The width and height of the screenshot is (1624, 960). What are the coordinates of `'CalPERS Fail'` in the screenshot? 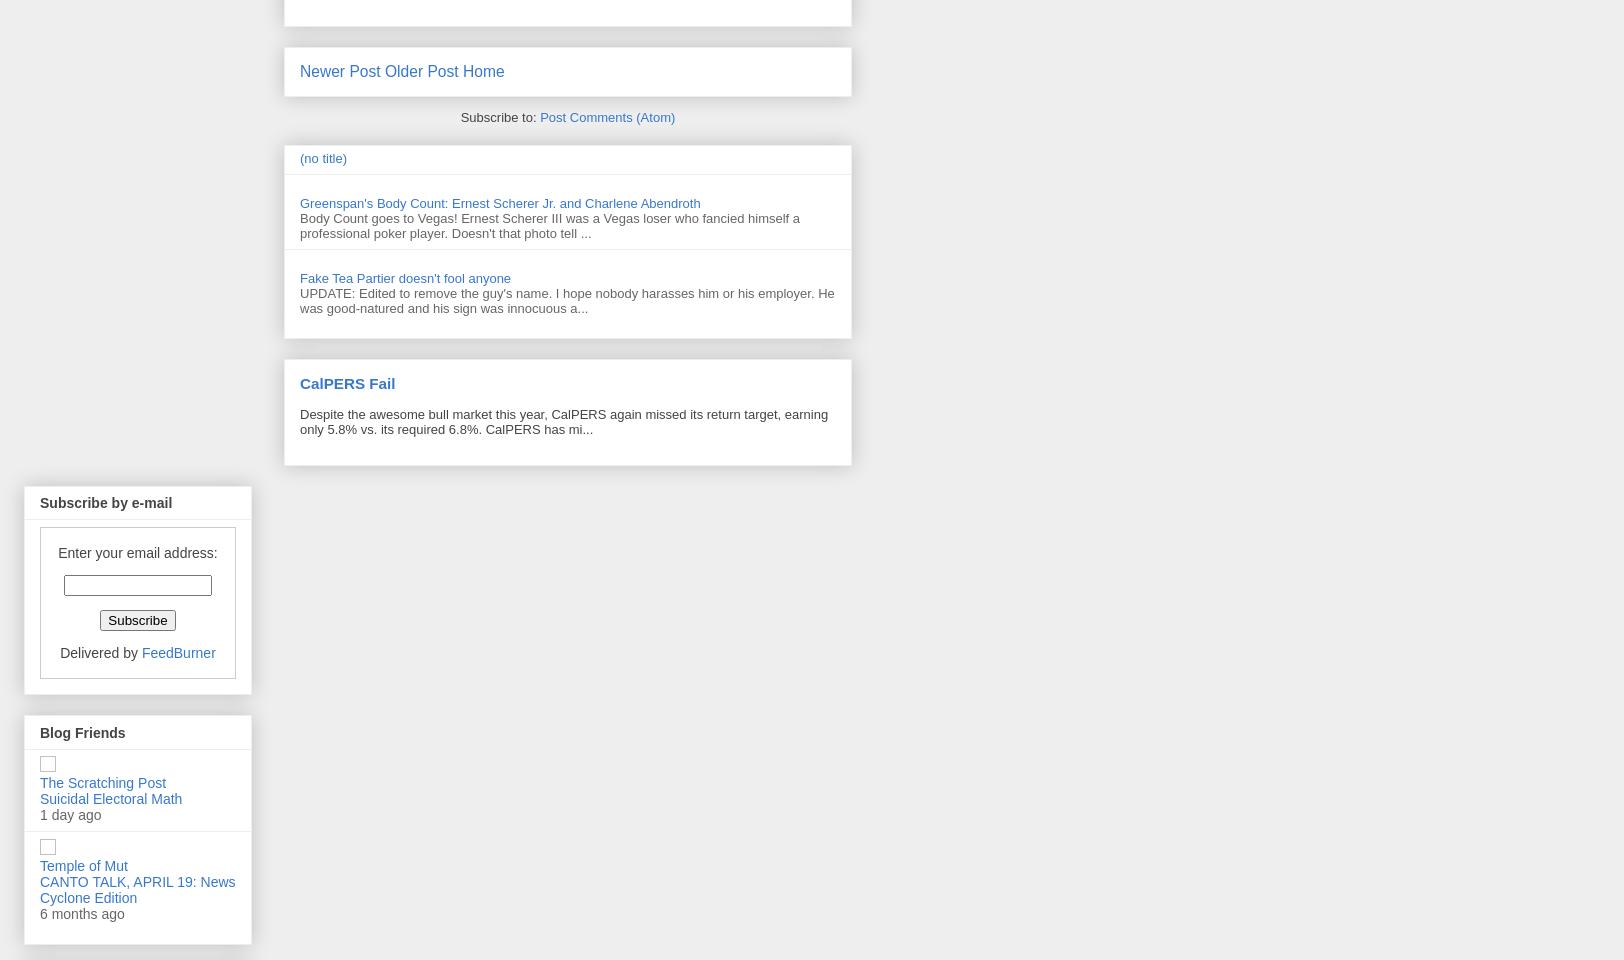 It's located at (347, 381).